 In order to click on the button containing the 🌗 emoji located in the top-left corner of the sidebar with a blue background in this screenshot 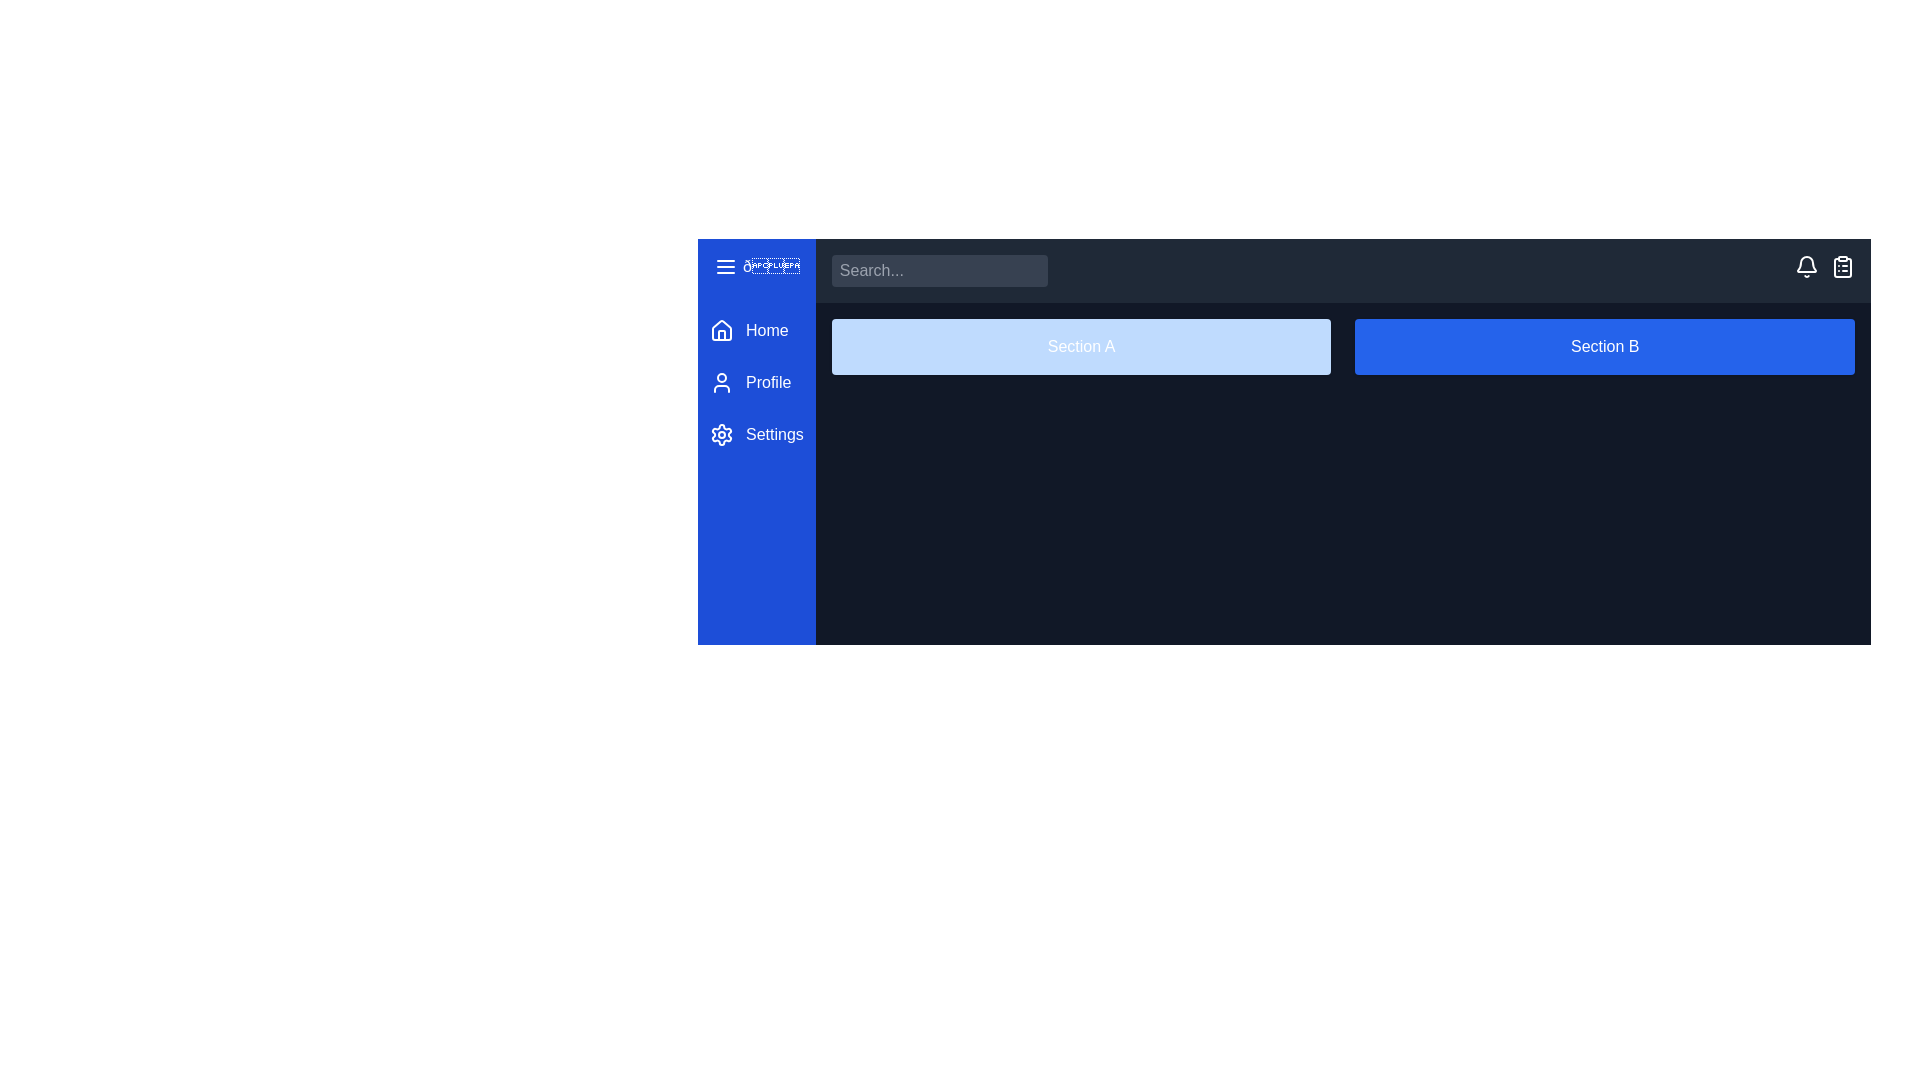, I will do `click(770, 265)`.